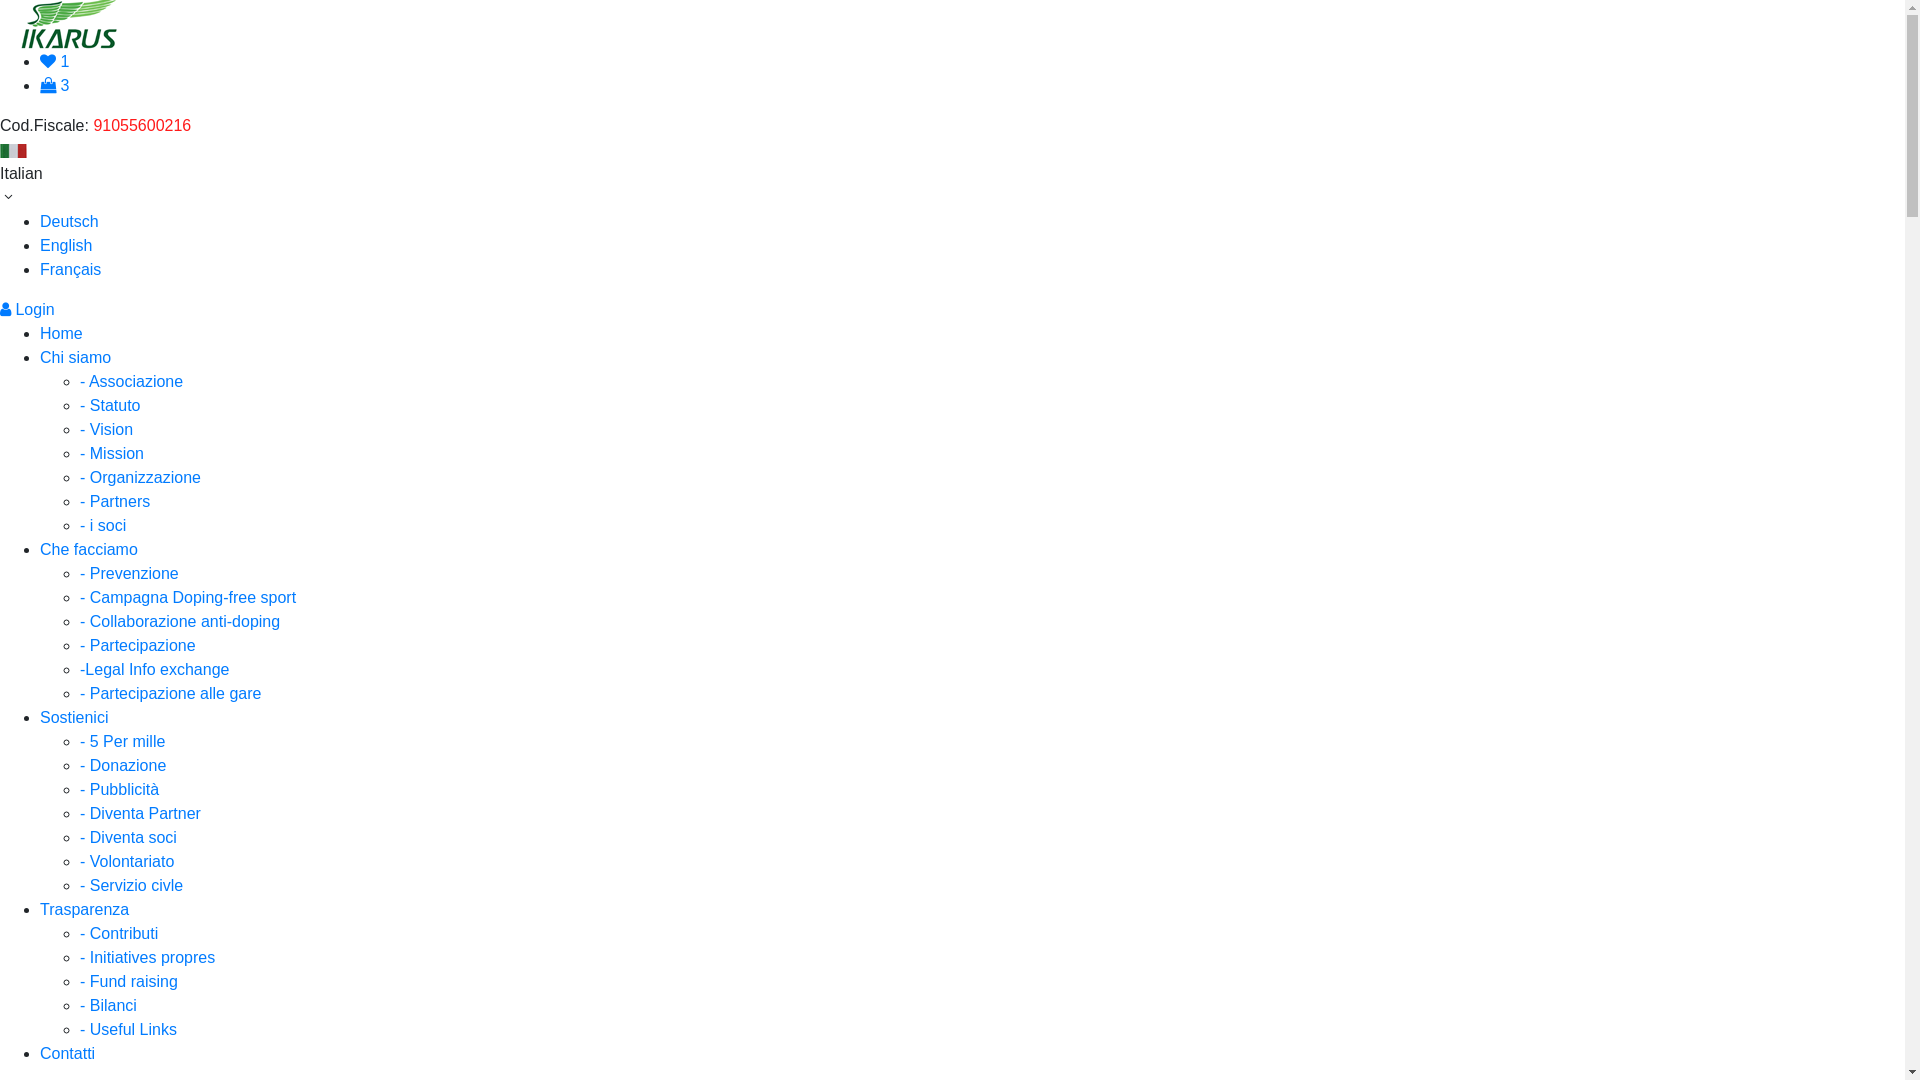 The height and width of the screenshot is (1080, 1920). What do you see at coordinates (128, 573) in the screenshot?
I see `'- Prevenzione'` at bounding box center [128, 573].